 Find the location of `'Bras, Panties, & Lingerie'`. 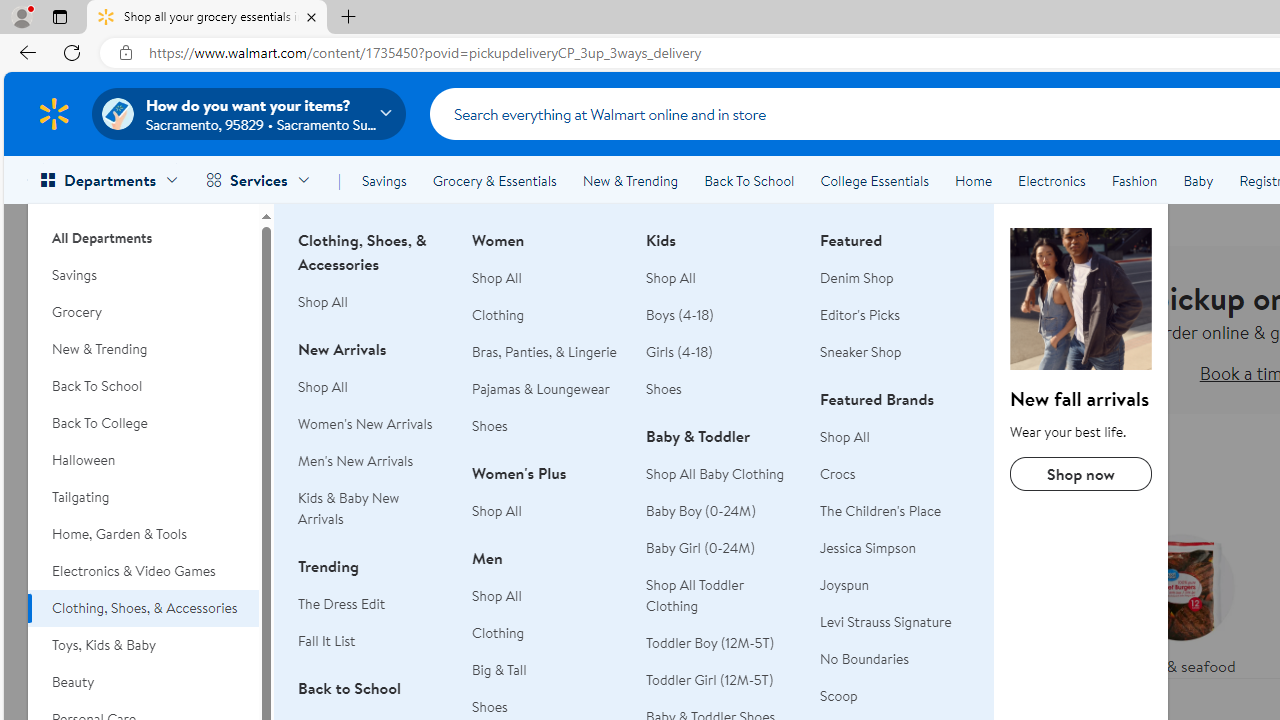

'Bras, Panties, & Lingerie' is located at coordinates (547, 351).